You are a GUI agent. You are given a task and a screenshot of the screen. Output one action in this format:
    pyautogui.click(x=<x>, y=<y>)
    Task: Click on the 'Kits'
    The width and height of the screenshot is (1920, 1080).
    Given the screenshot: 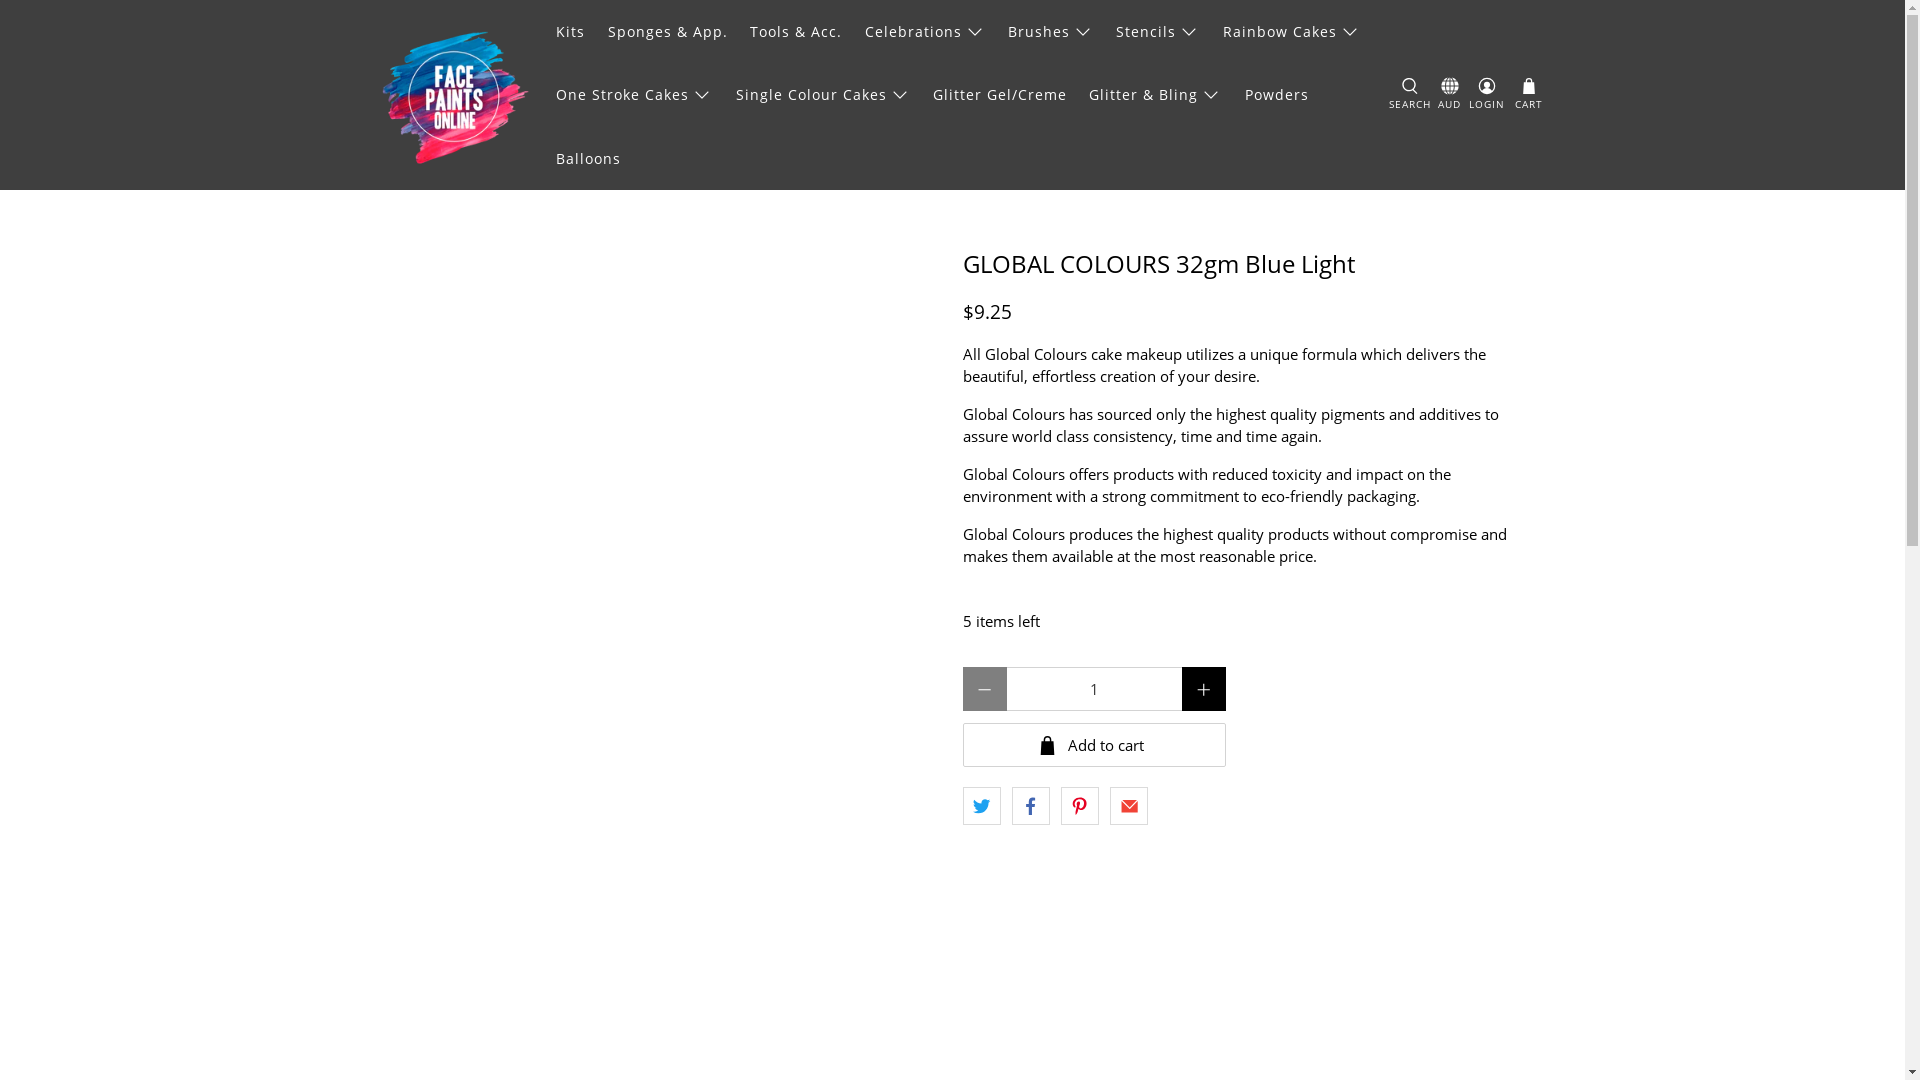 What is the action you would take?
    pyautogui.click(x=570, y=31)
    